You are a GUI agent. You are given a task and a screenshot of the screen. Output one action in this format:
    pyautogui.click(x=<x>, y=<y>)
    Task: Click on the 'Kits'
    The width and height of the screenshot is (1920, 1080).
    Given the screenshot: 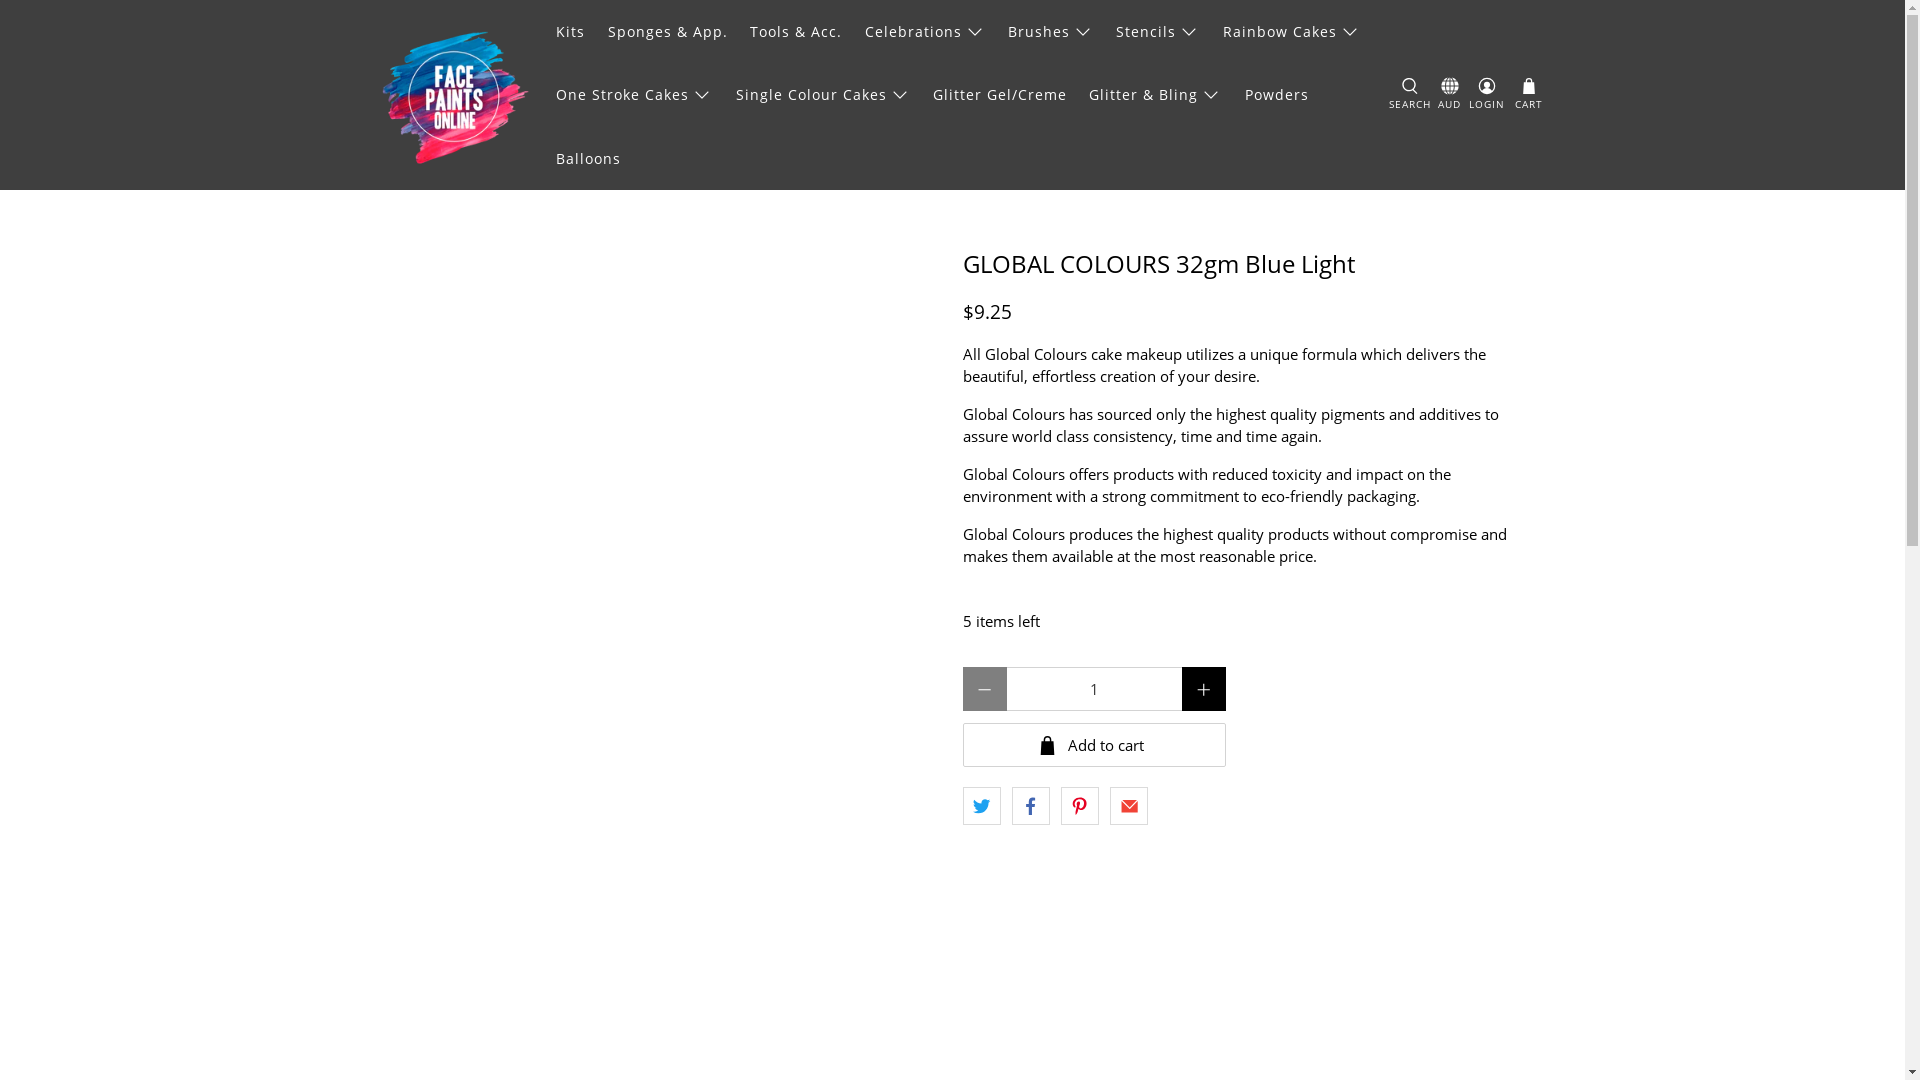 What is the action you would take?
    pyautogui.click(x=570, y=31)
    